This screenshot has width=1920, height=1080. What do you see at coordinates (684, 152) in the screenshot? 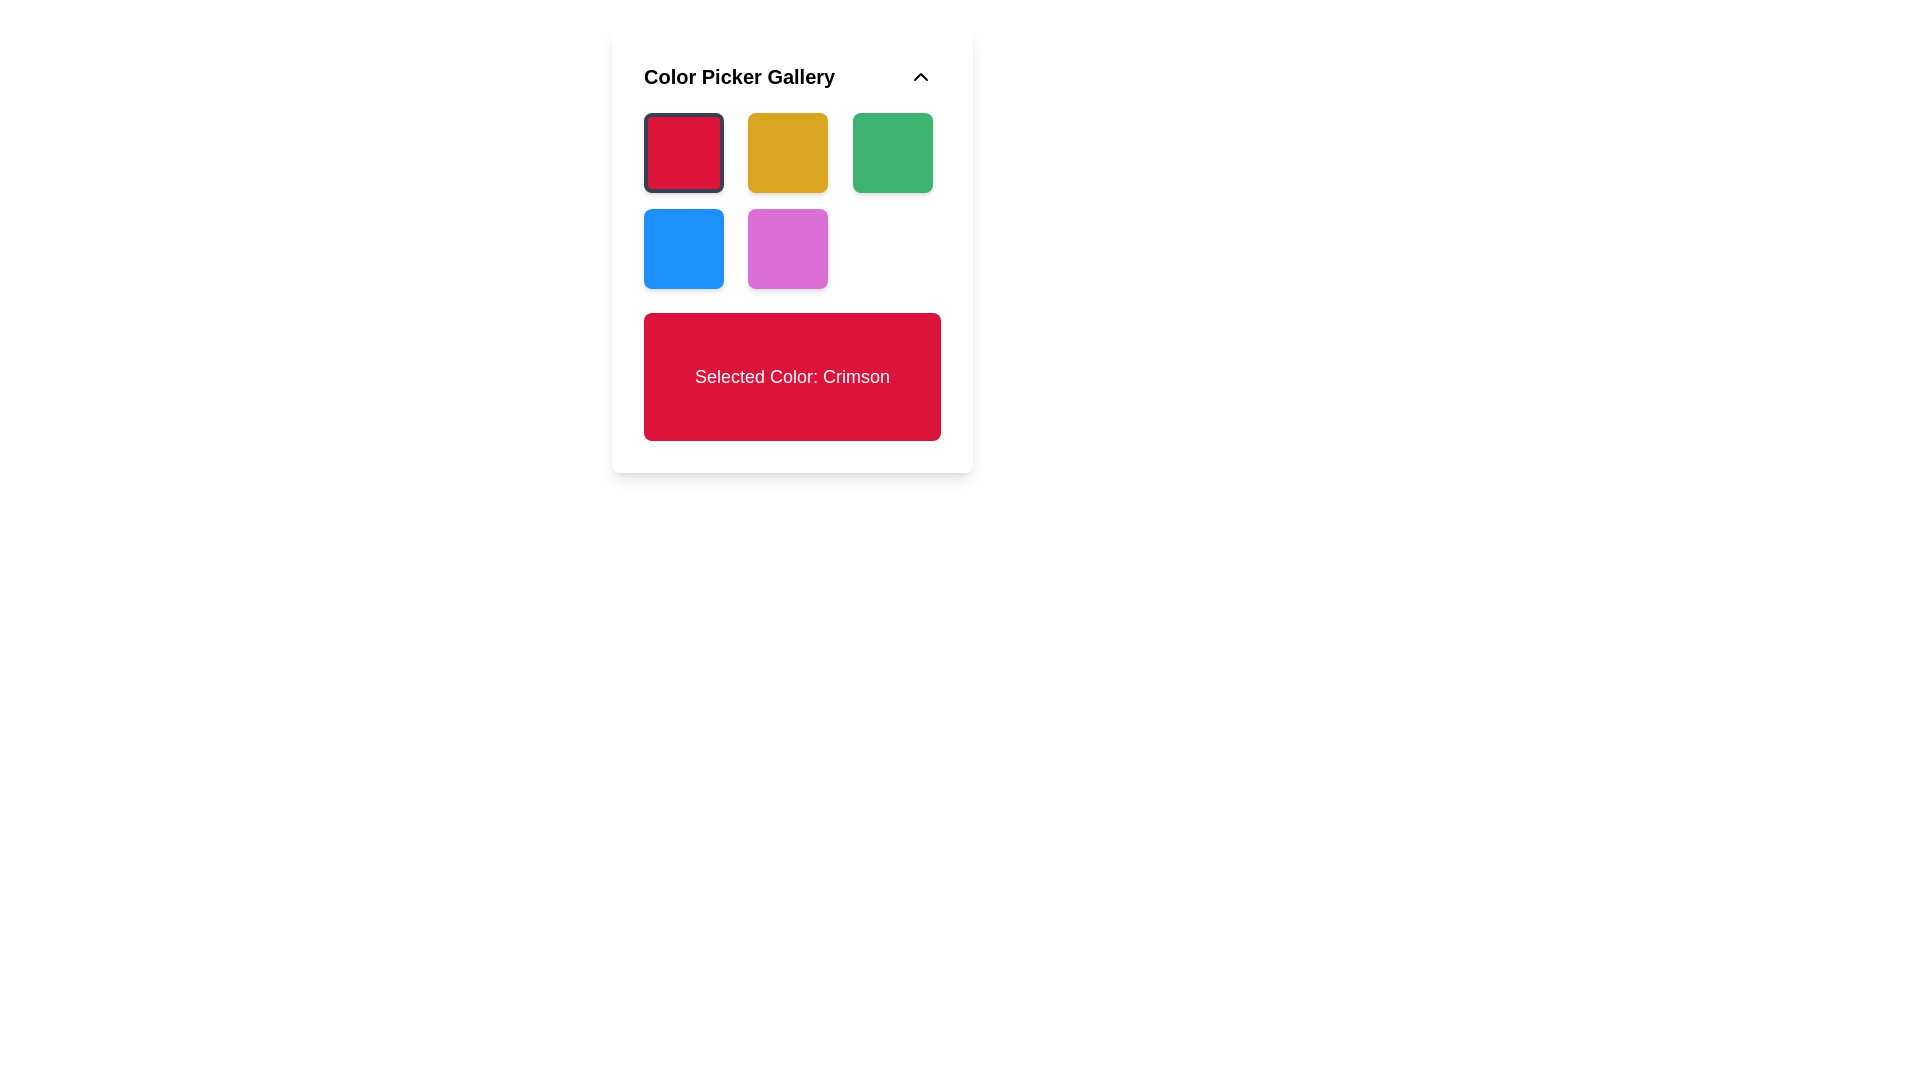
I see `the square-shaped button with a crimson red background and dark gray border` at bounding box center [684, 152].